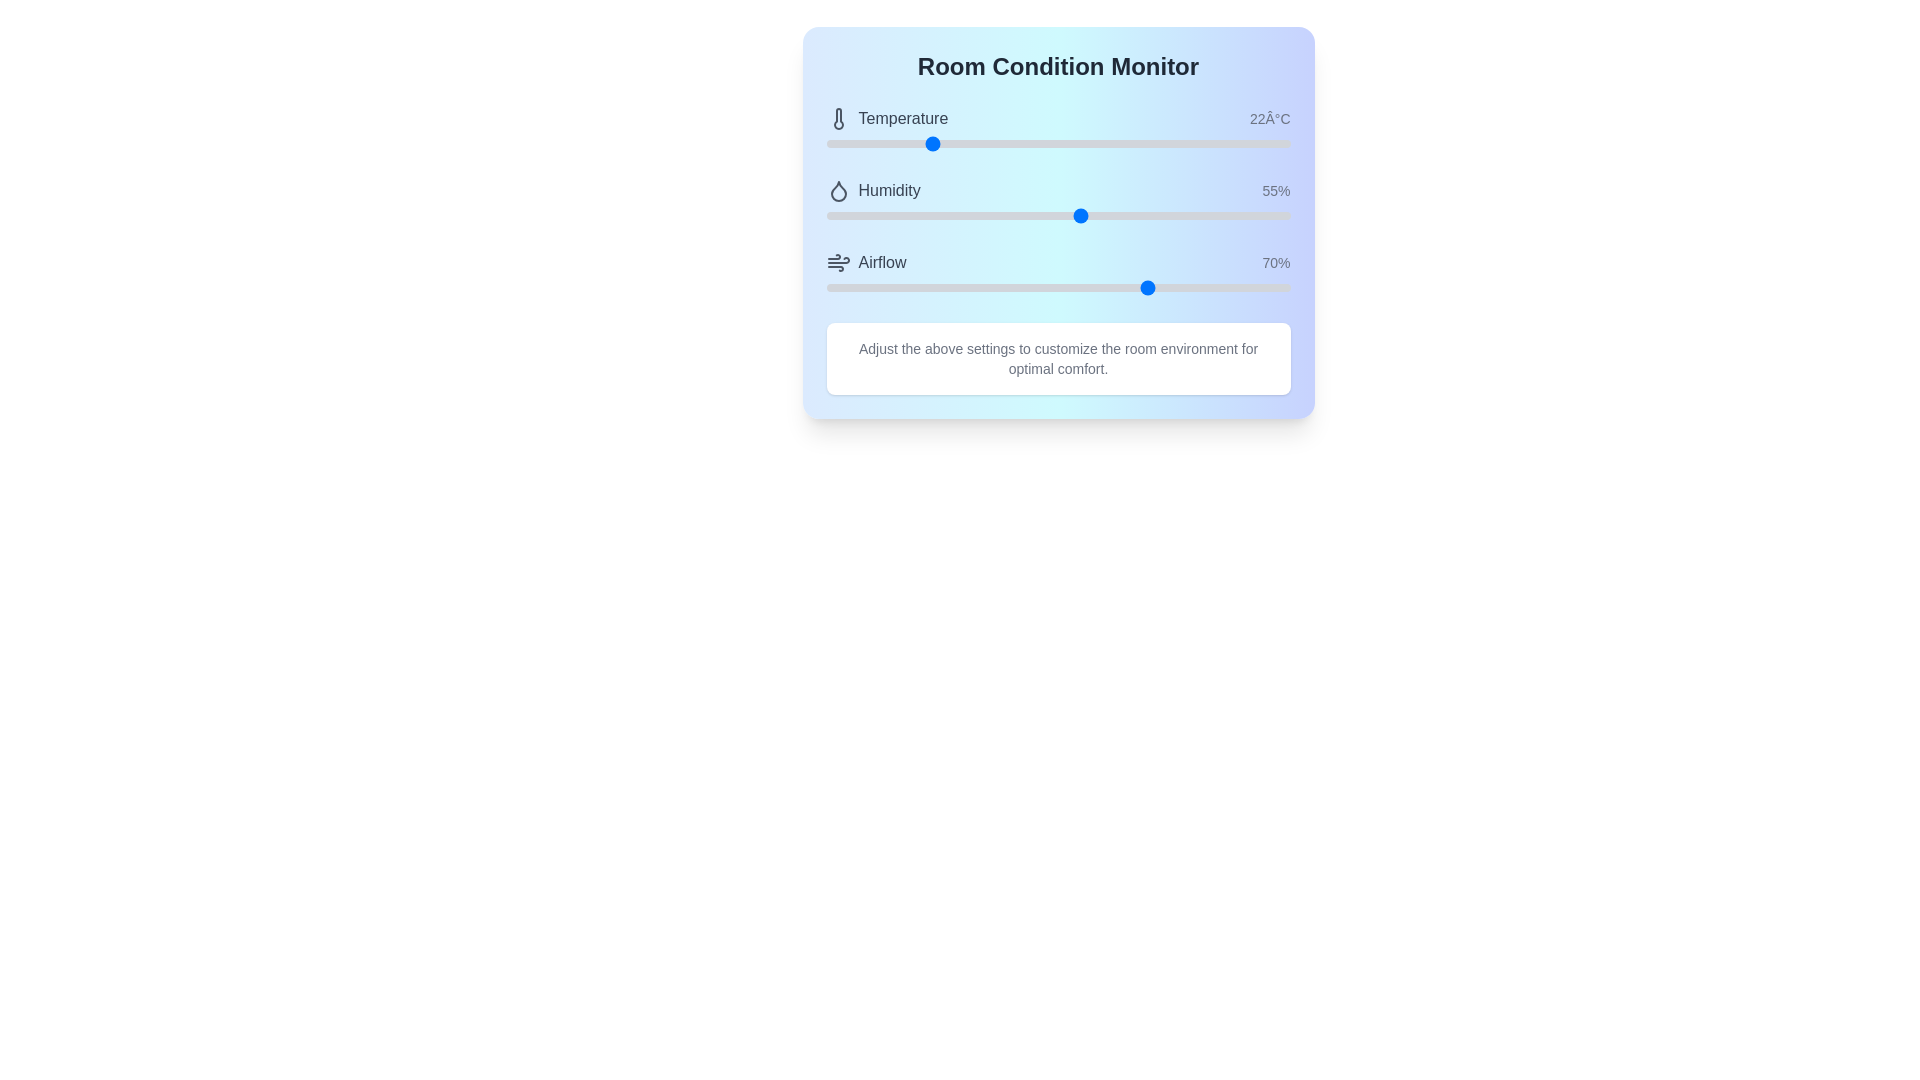 The width and height of the screenshot is (1920, 1080). Describe the element at coordinates (1233, 288) in the screenshot. I see `airflow level` at that location.